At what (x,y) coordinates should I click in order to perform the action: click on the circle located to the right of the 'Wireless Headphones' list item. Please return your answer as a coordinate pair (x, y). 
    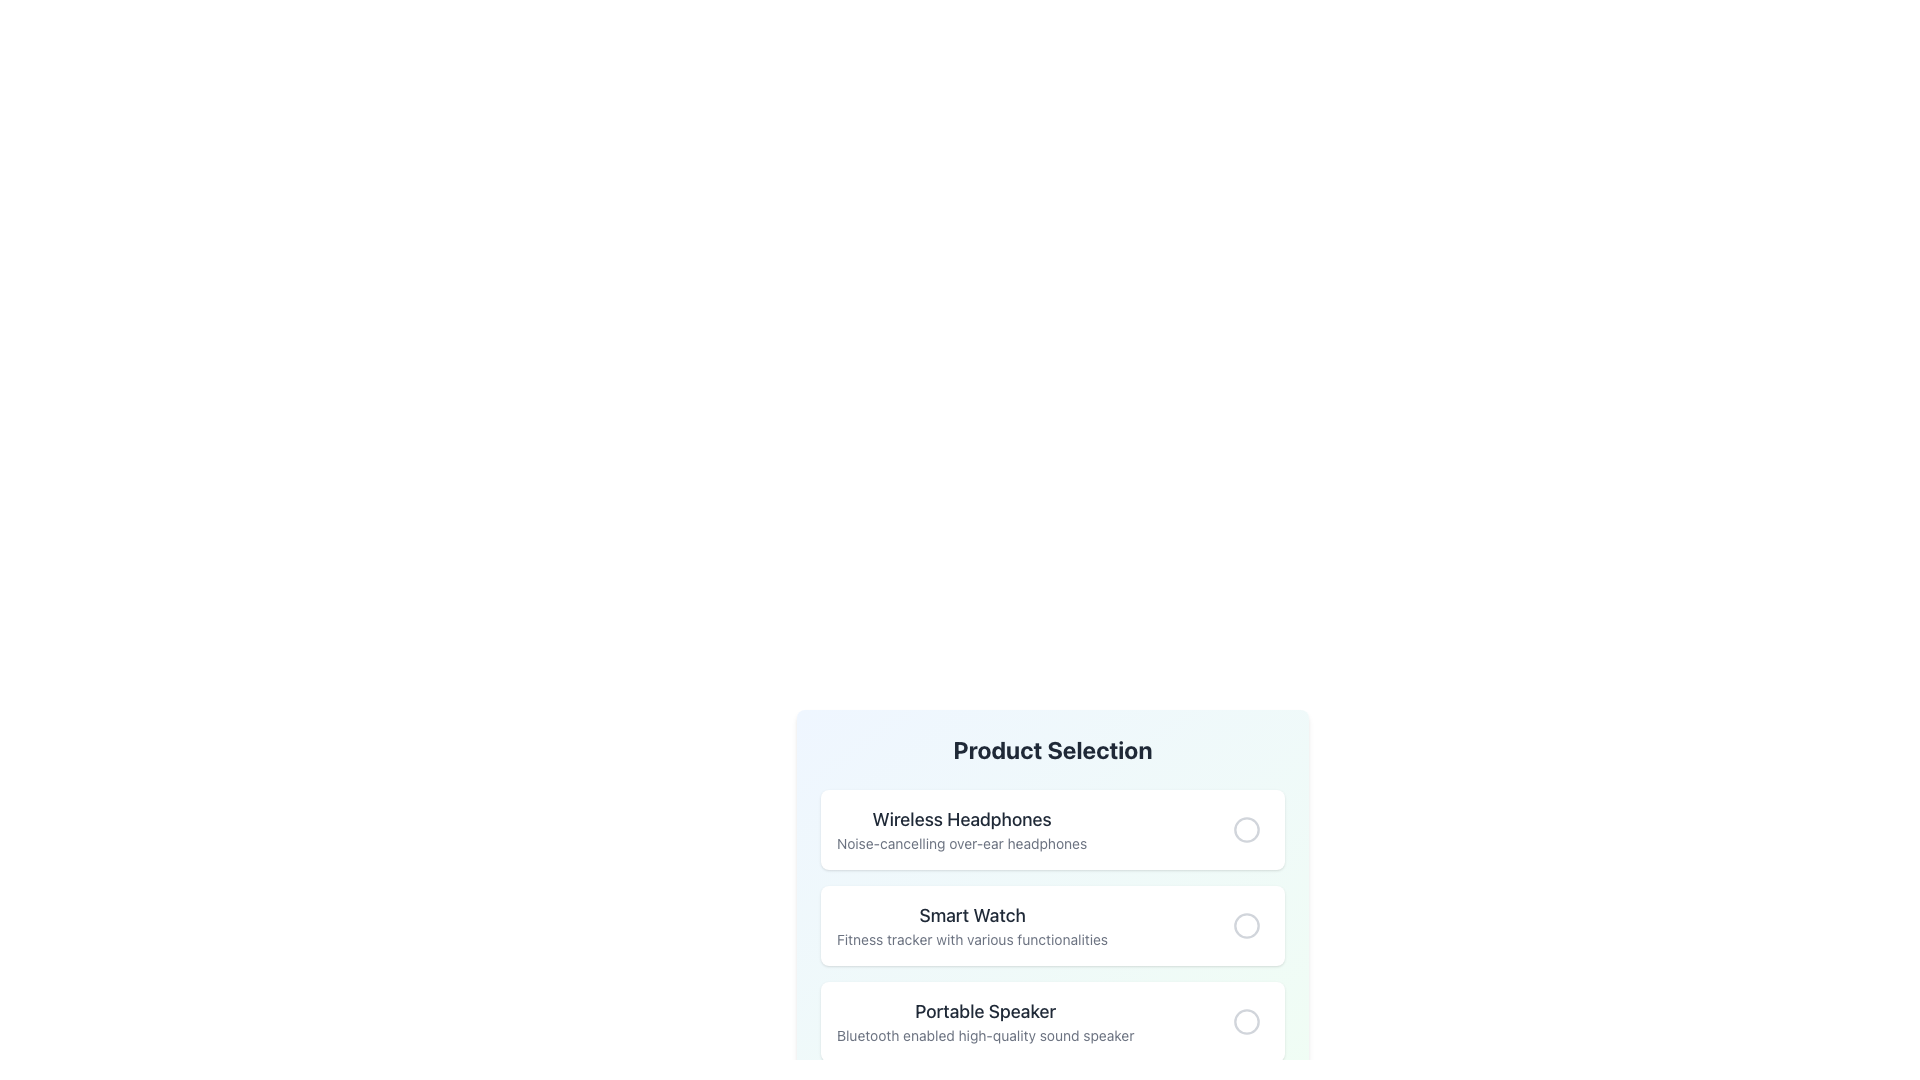
    Looking at the image, I should click on (1246, 829).